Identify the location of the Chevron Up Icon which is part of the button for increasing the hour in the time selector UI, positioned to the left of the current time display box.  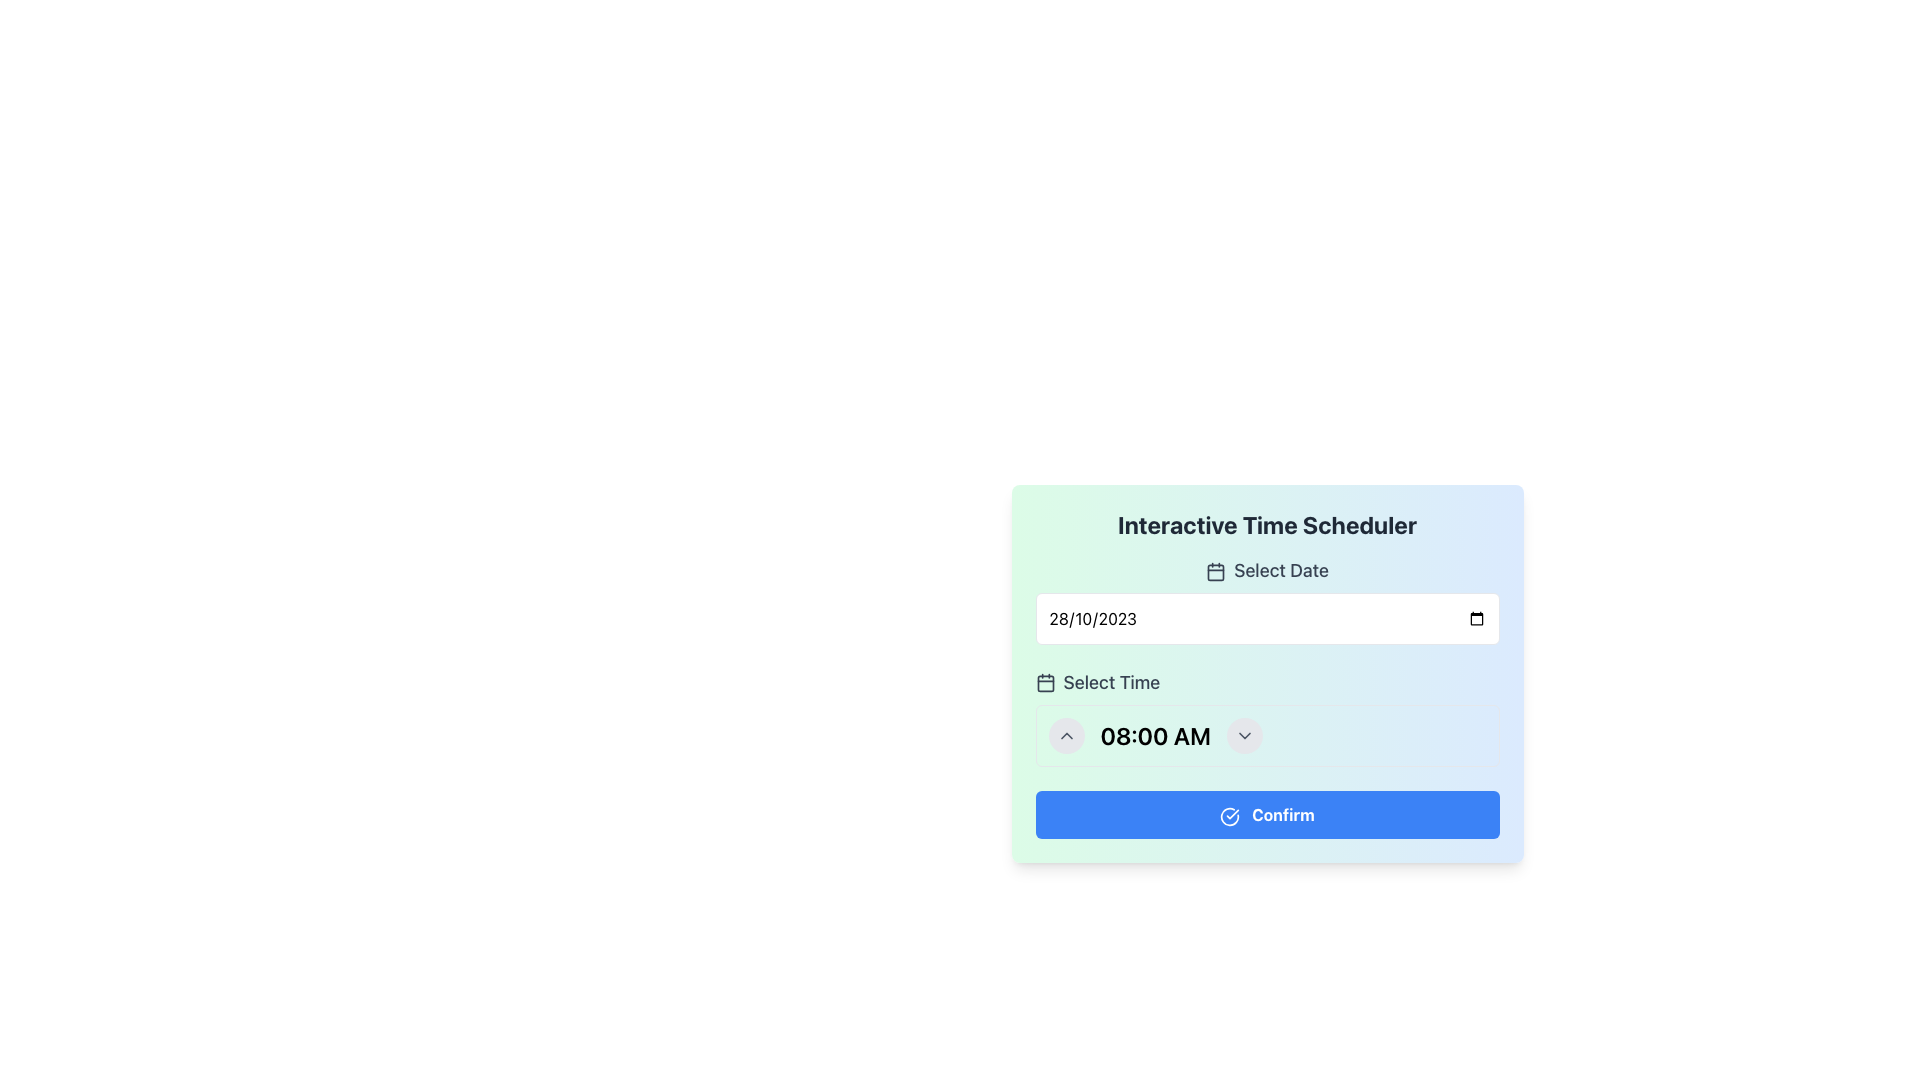
(1065, 736).